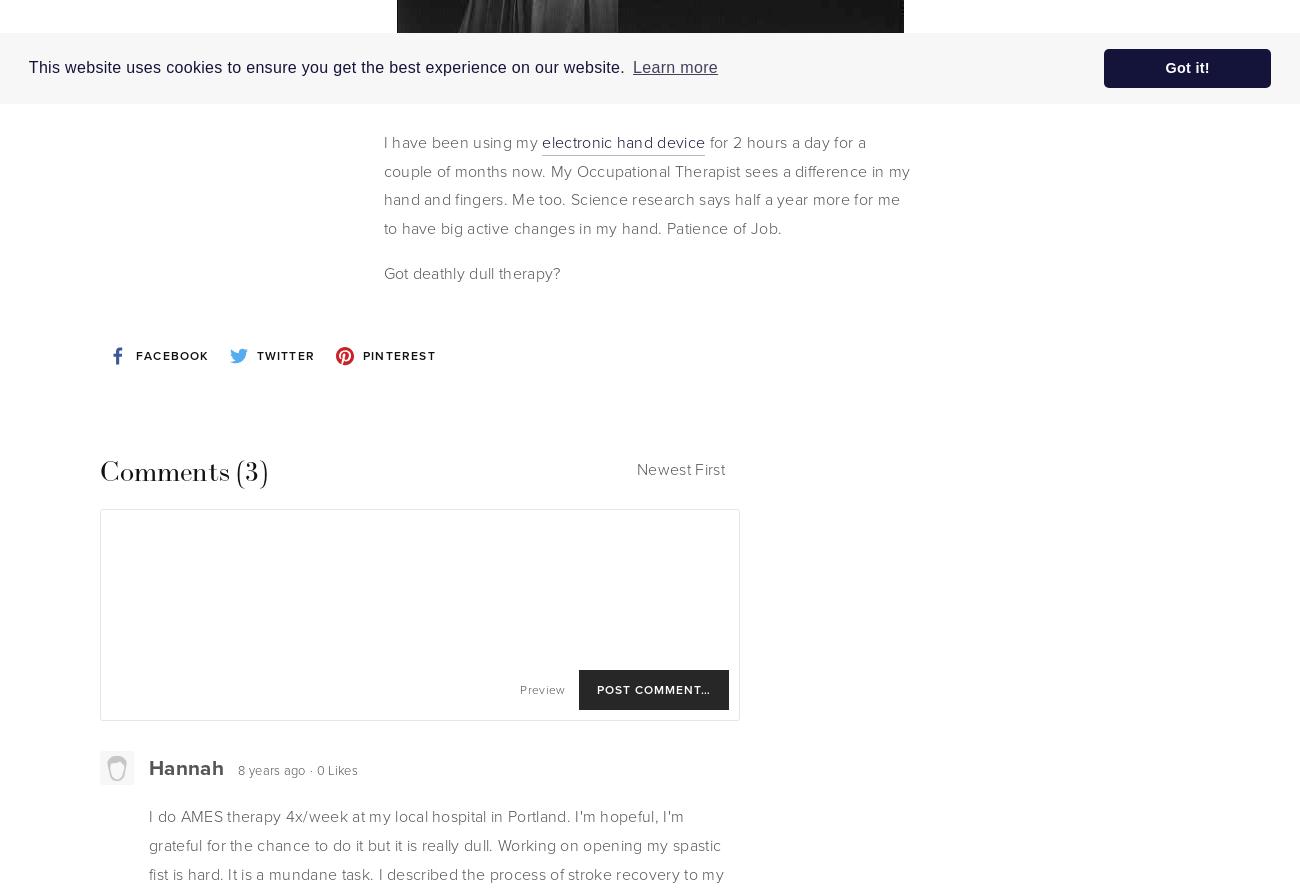  What do you see at coordinates (674, 67) in the screenshot?
I see `'Learn more'` at bounding box center [674, 67].